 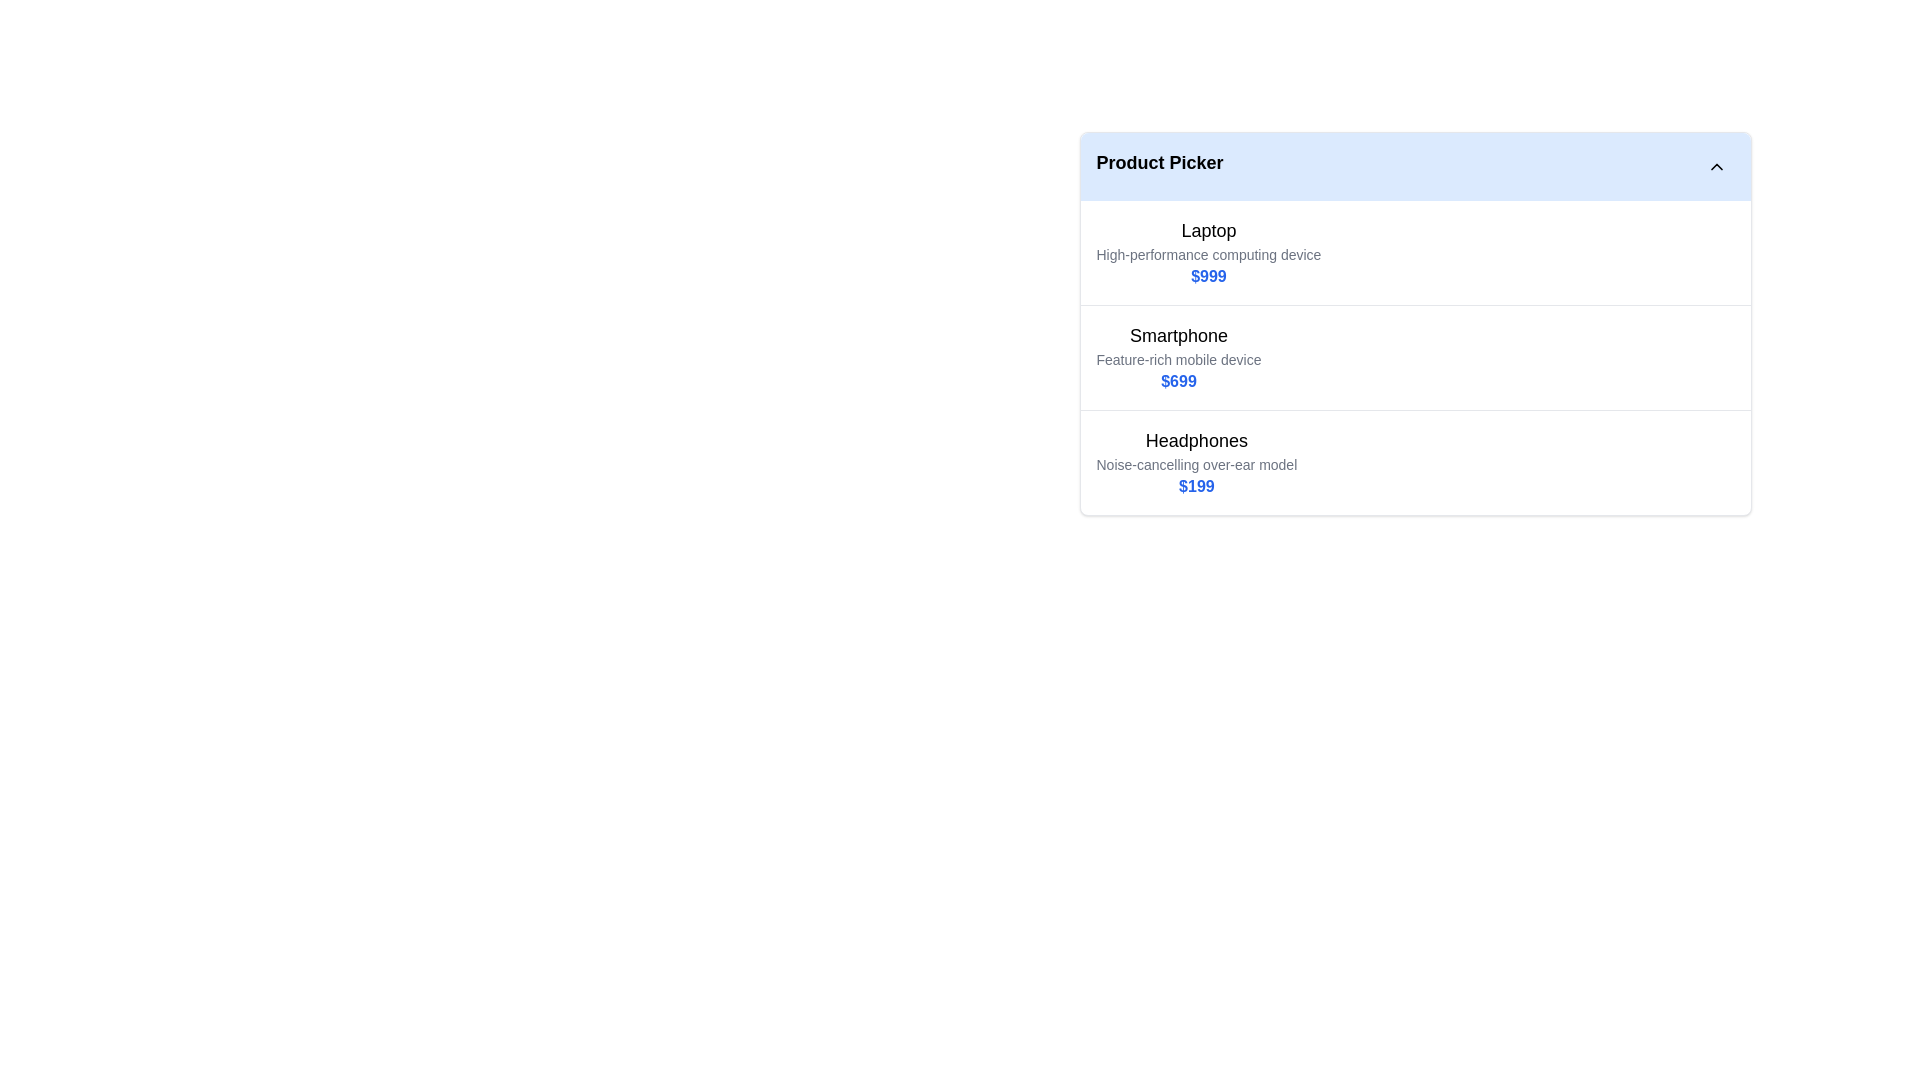 What do you see at coordinates (1196, 465) in the screenshot?
I see `the text label that reads 'Noise-cancelling over-ear model', which is styled with a smaller font size and gray color, positioned between the title 'Headphones' and the price '$199'` at bounding box center [1196, 465].